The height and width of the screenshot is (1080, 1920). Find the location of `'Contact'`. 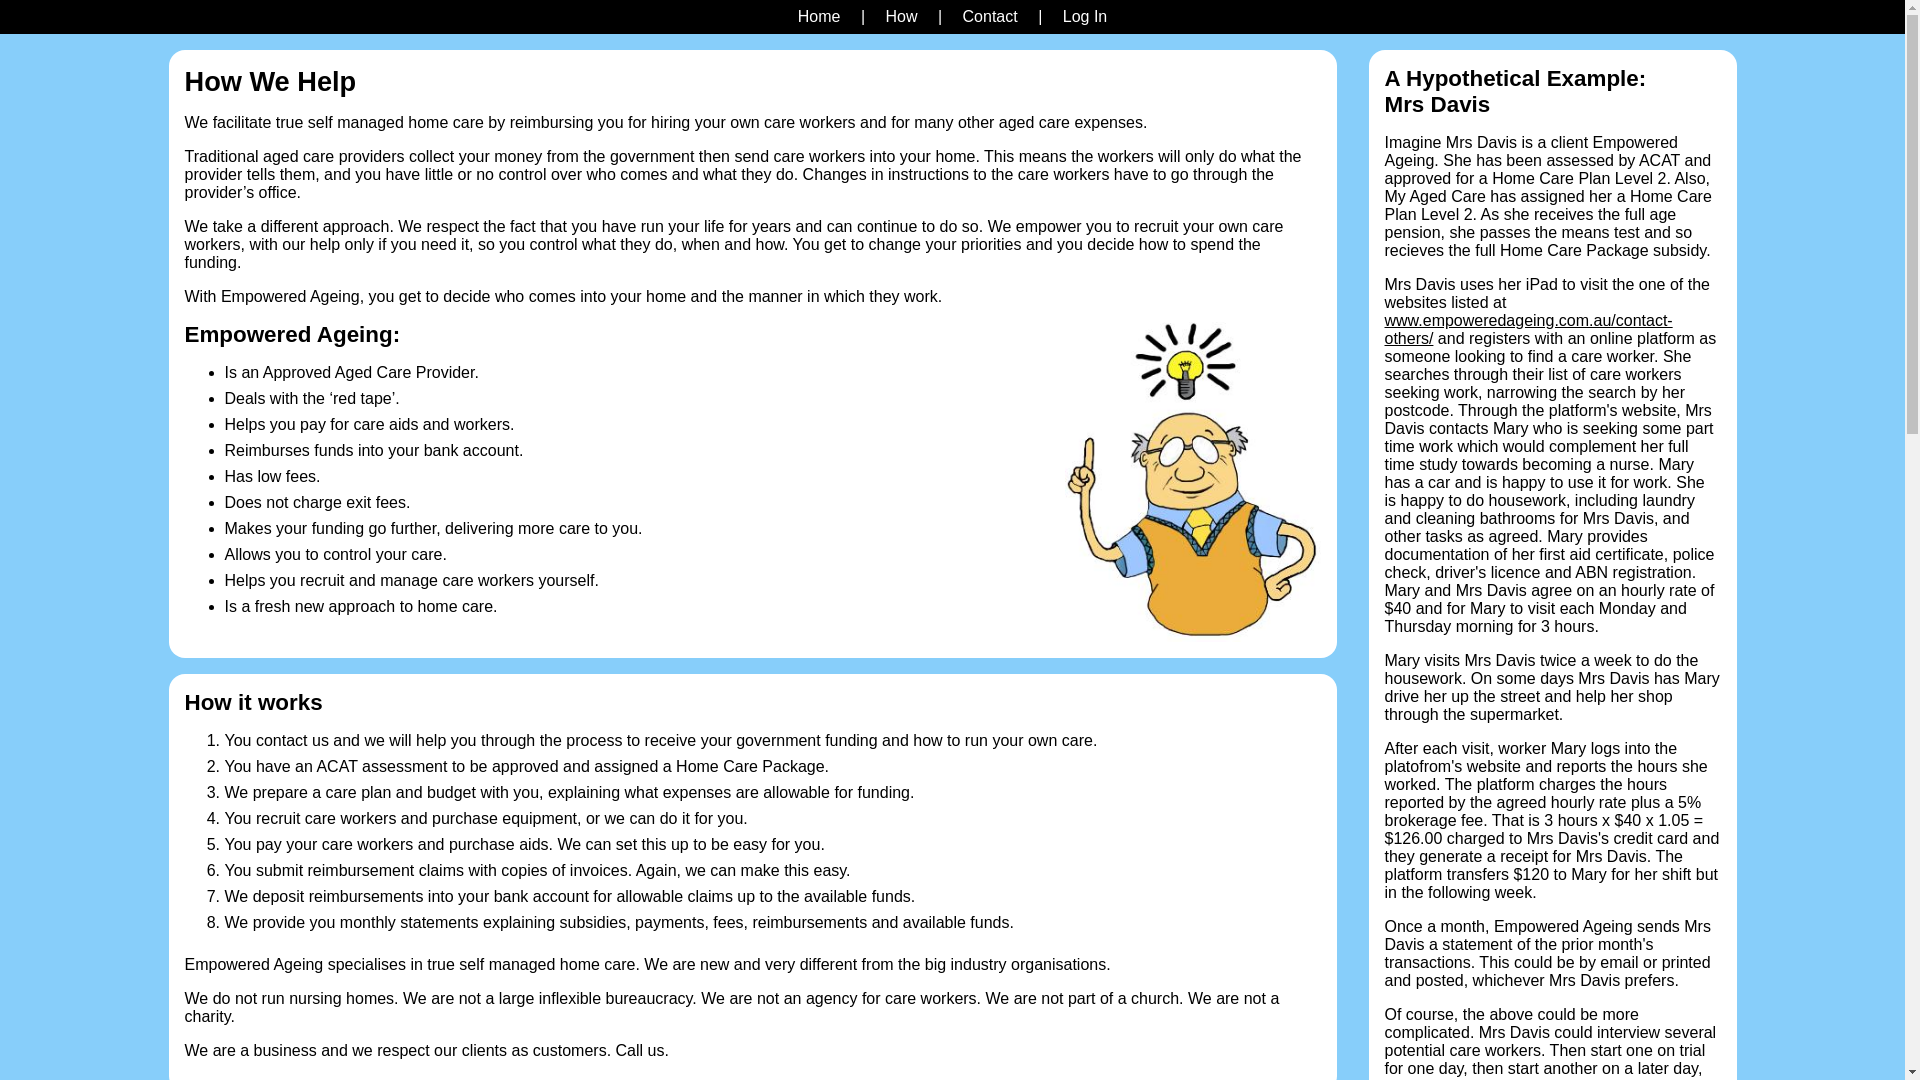

'Contact' is located at coordinates (990, 16).